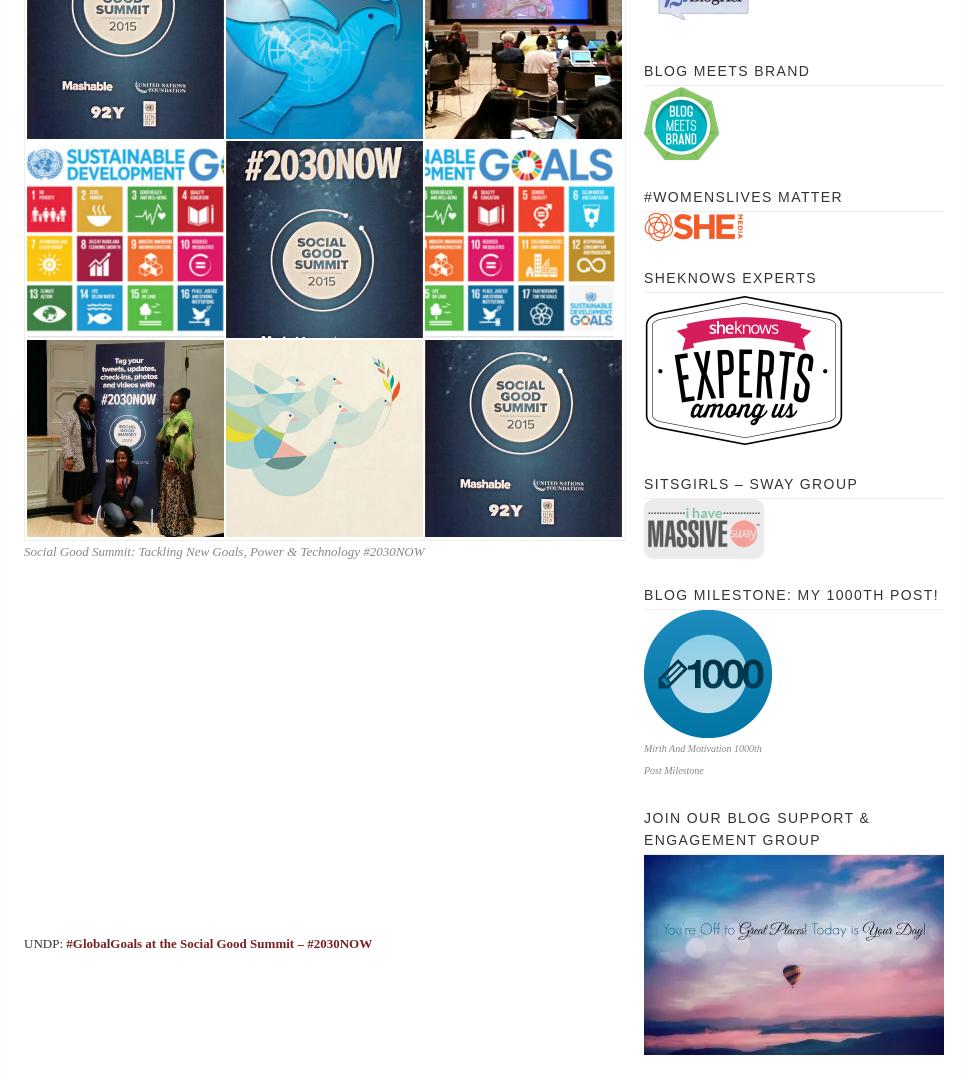 This screenshot has height=1073, width=968. What do you see at coordinates (789, 594) in the screenshot?
I see `'BLOG MILESTONE: MY 1000TH POST!'` at bounding box center [789, 594].